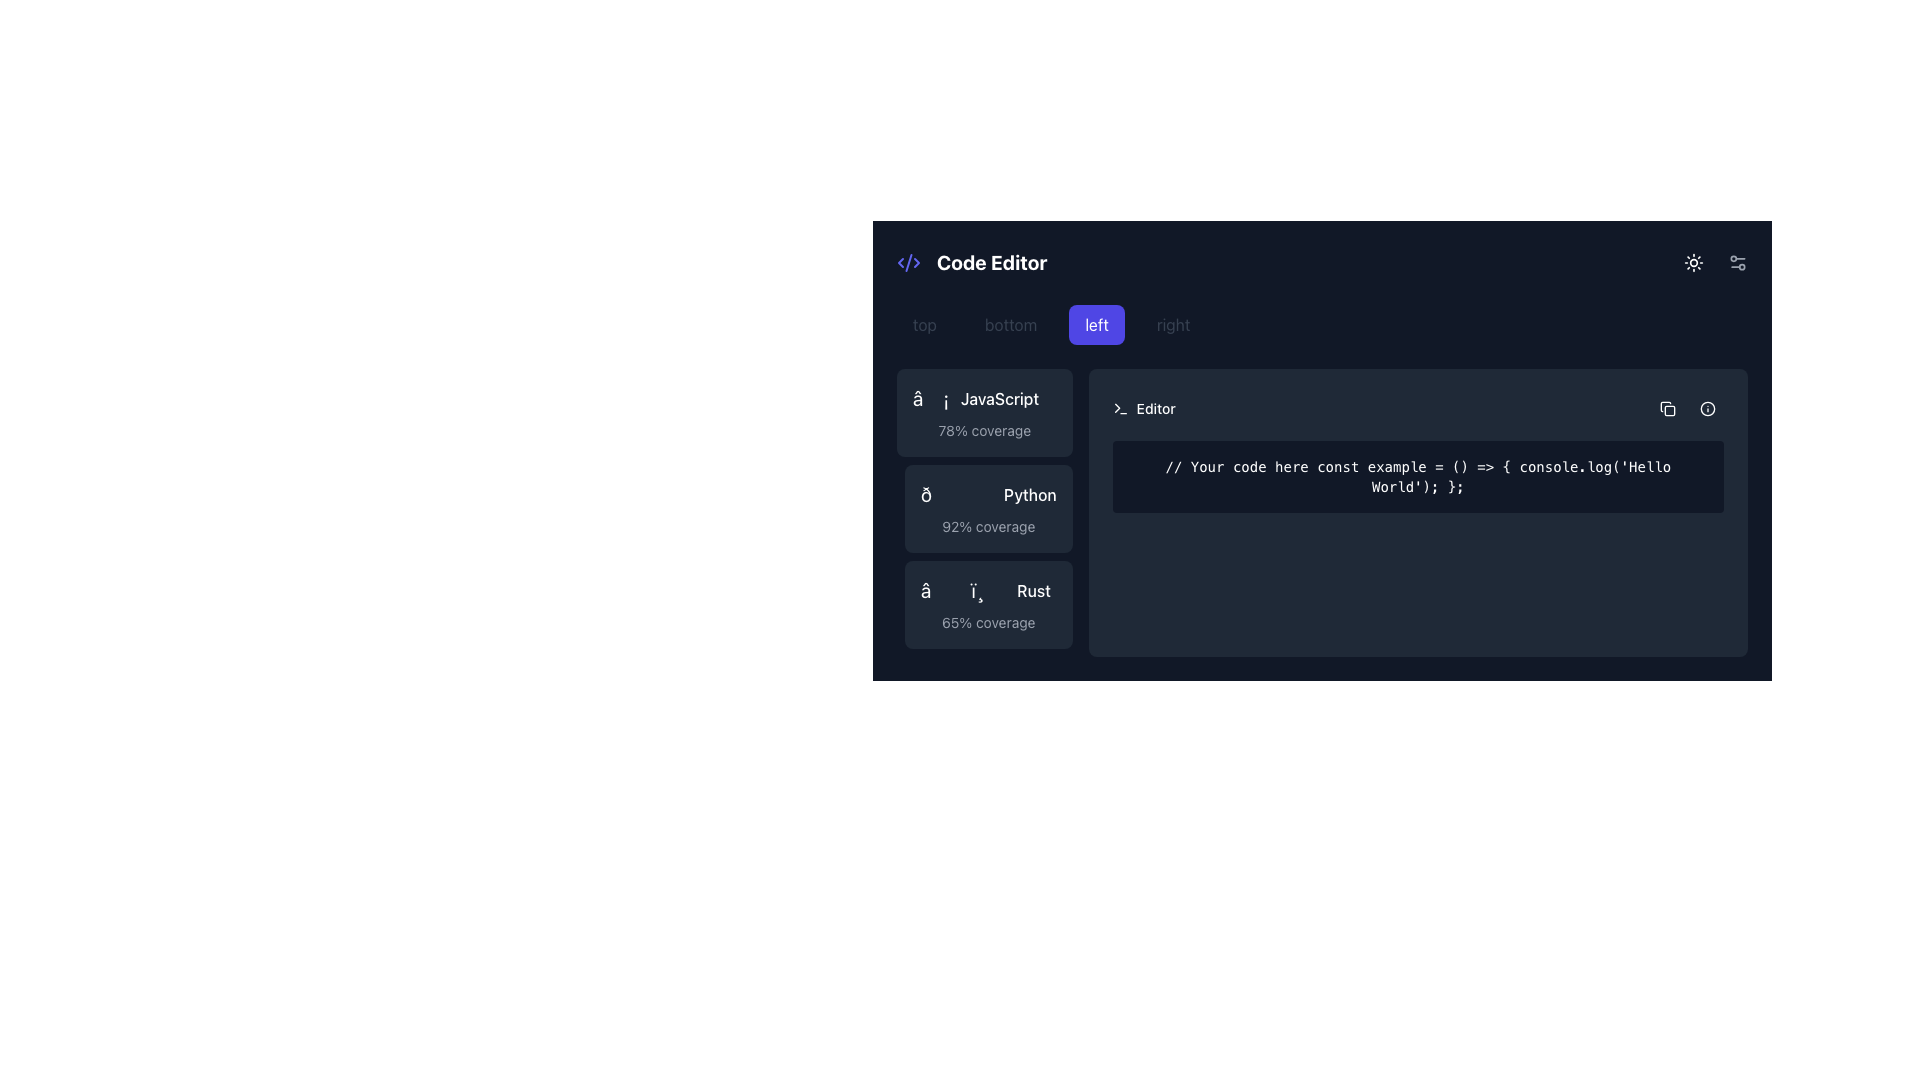 The width and height of the screenshot is (1920, 1080). Describe the element at coordinates (1000, 398) in the screenshot. I see `the text label that reads 'JavaScript', which is styled with a medium-weight font and is located within a dark-themed interface, accompanied by the symbol 'â' to its left` at that location.